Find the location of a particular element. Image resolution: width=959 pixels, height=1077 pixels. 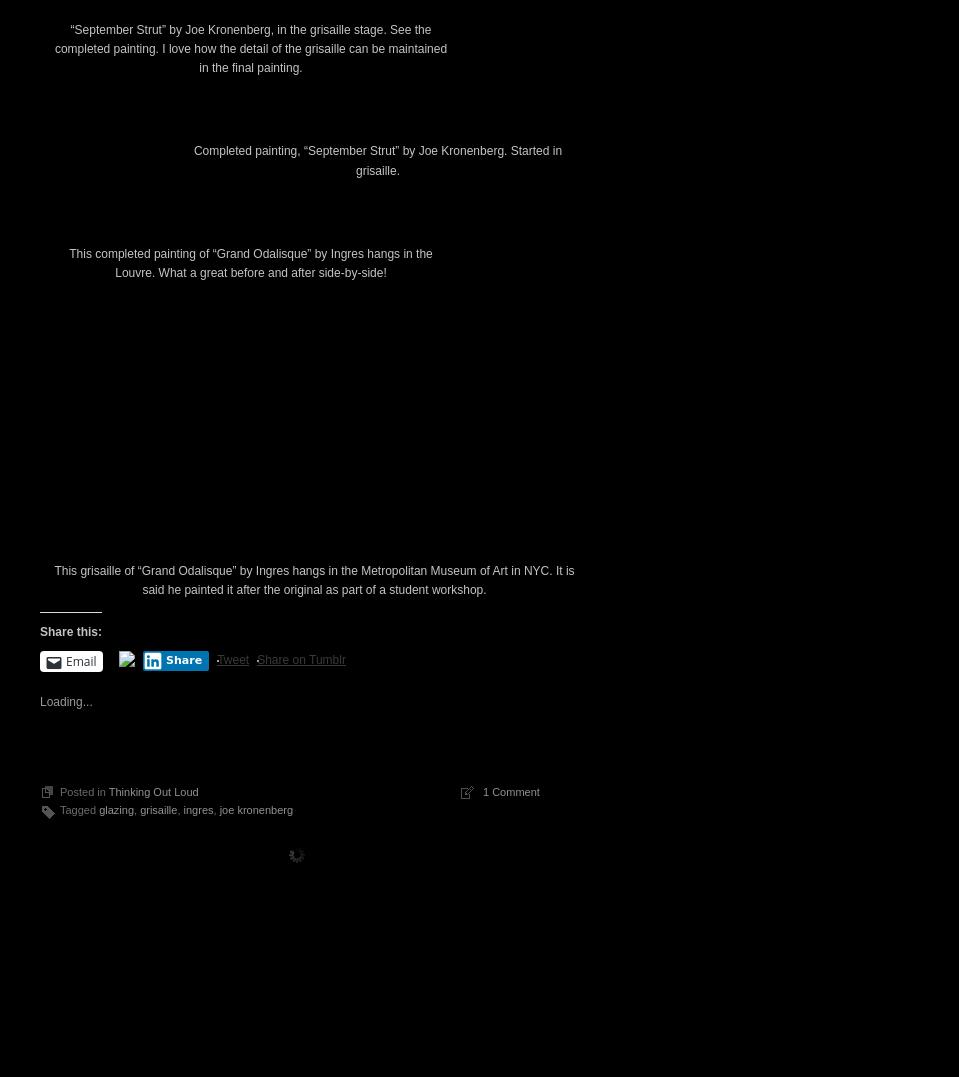

'Tweet' is located at coordinates (233, 1001).